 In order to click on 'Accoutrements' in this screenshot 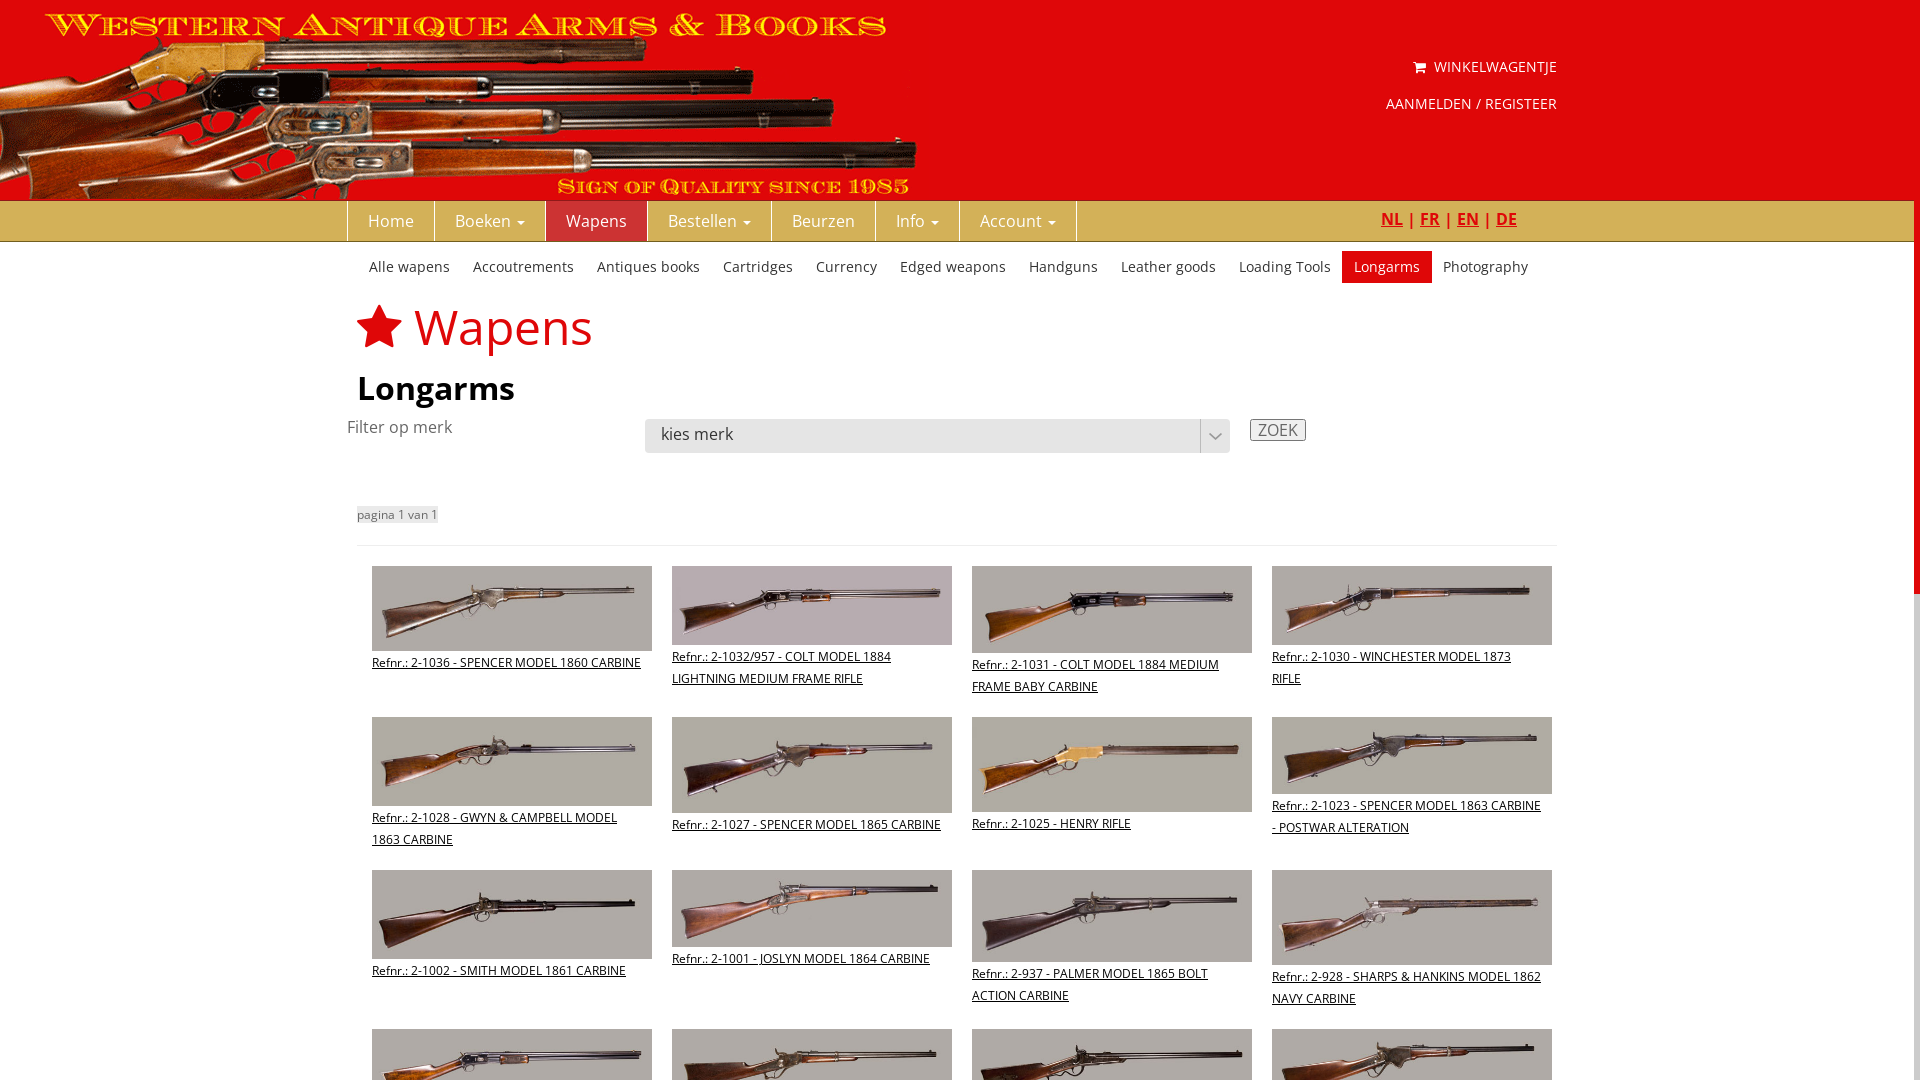, I will do `click(523, 265)`.